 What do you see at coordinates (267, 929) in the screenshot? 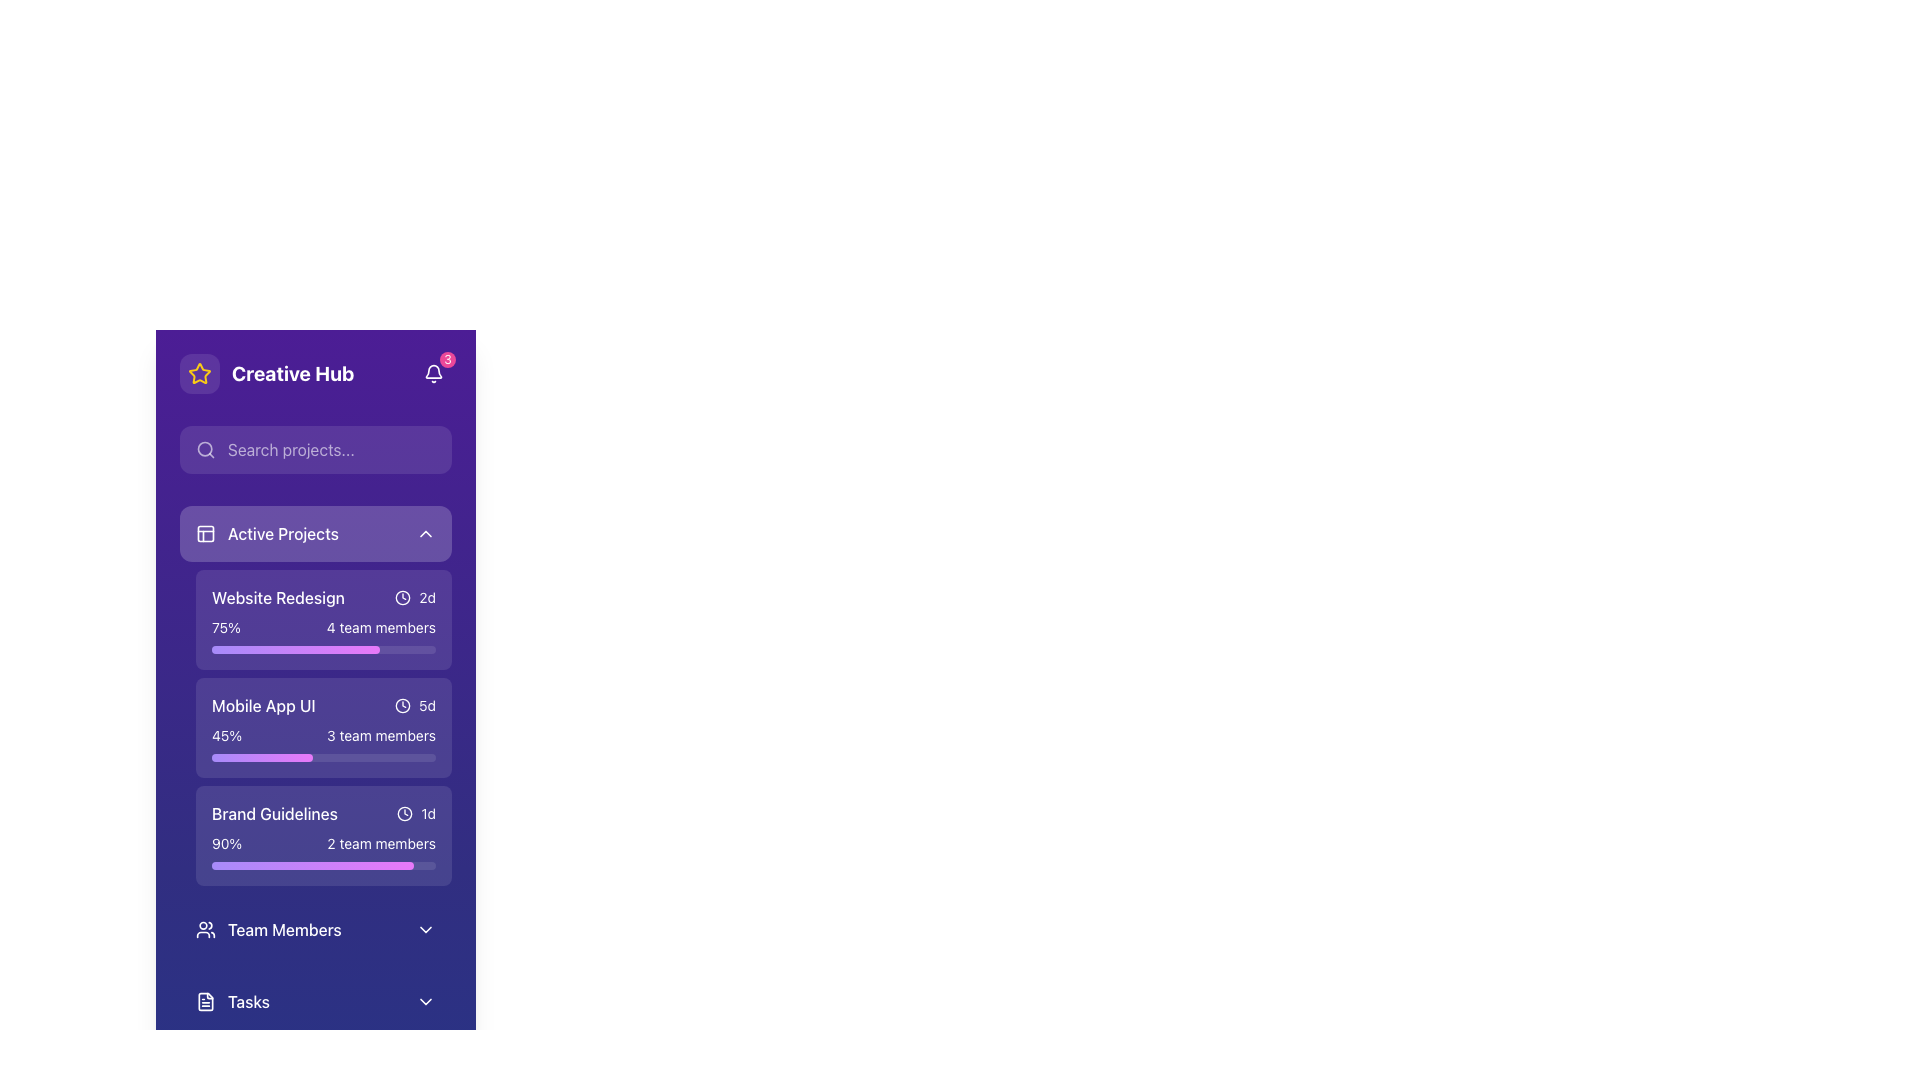
I see `the 'Team Members' Icon-text button, which features an icon of a group of people followed by the text in bold` at bounding box center [267, 929].